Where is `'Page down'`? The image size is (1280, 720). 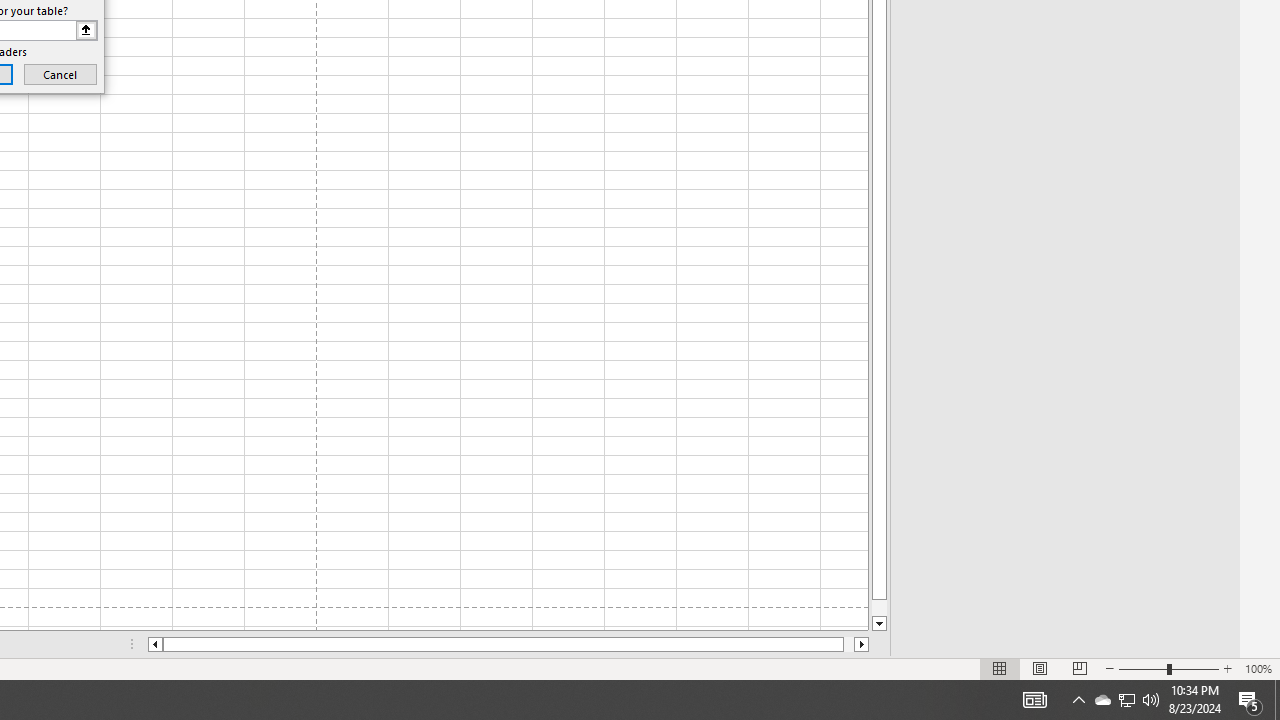 'Page down' is located at coordinates (879, 607).